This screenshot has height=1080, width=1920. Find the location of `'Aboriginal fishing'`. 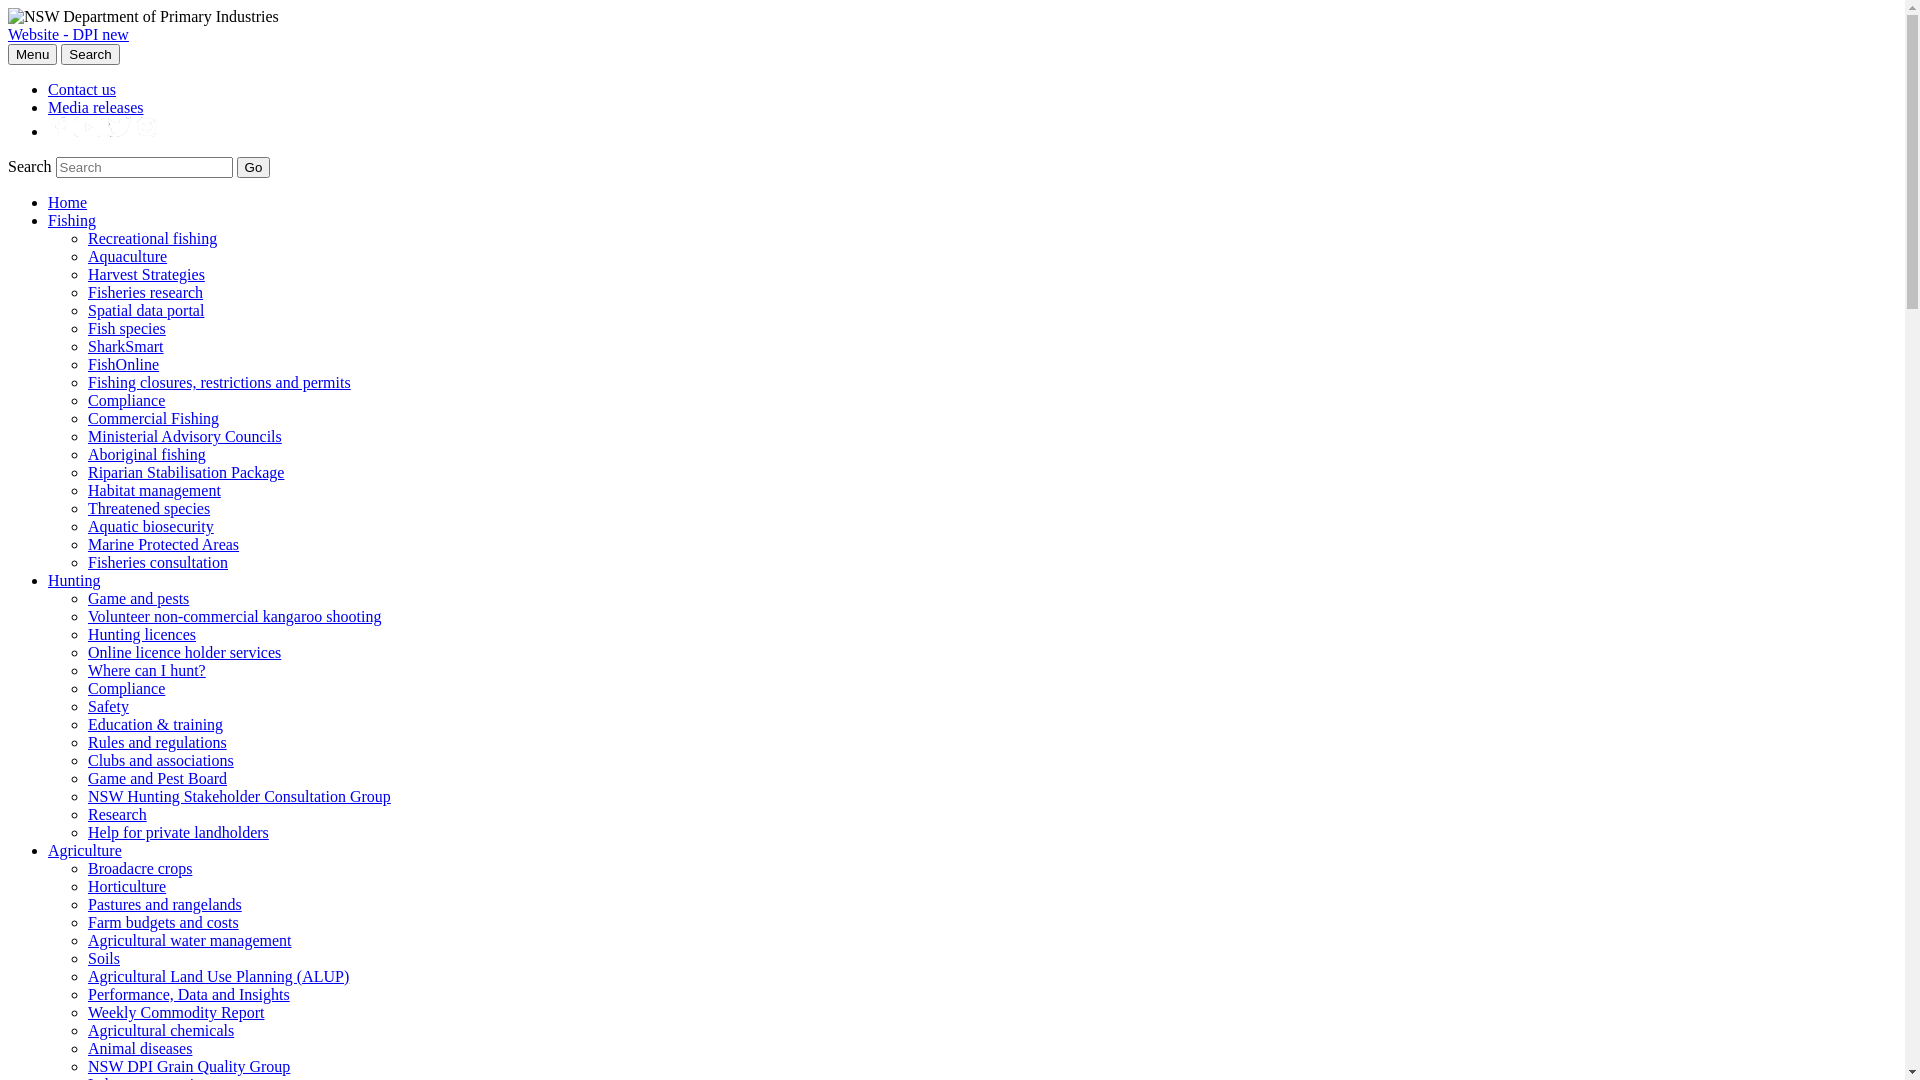

'Aboriginal fishing' is located at coordinates (146, 454).